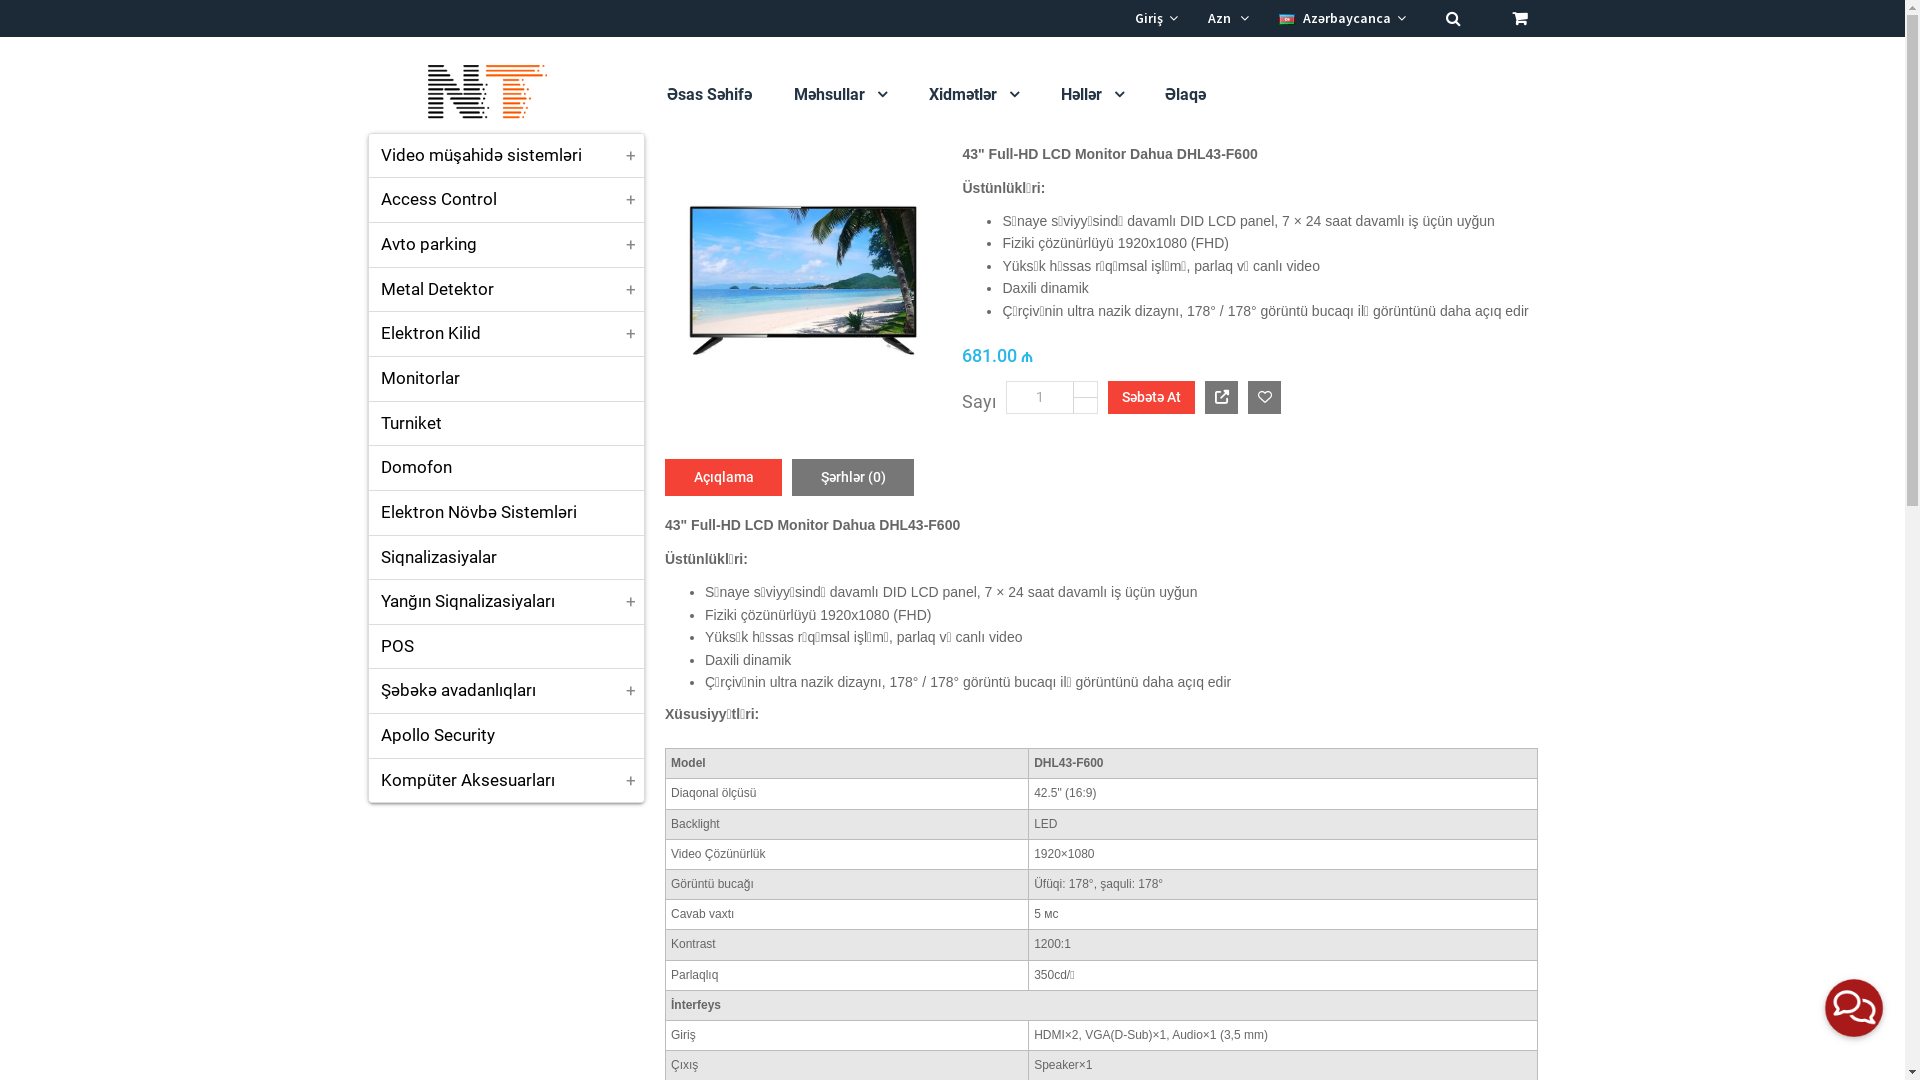 The image size is (1920, 1080). I want to click on 'Avto parking, so click(368, 244).